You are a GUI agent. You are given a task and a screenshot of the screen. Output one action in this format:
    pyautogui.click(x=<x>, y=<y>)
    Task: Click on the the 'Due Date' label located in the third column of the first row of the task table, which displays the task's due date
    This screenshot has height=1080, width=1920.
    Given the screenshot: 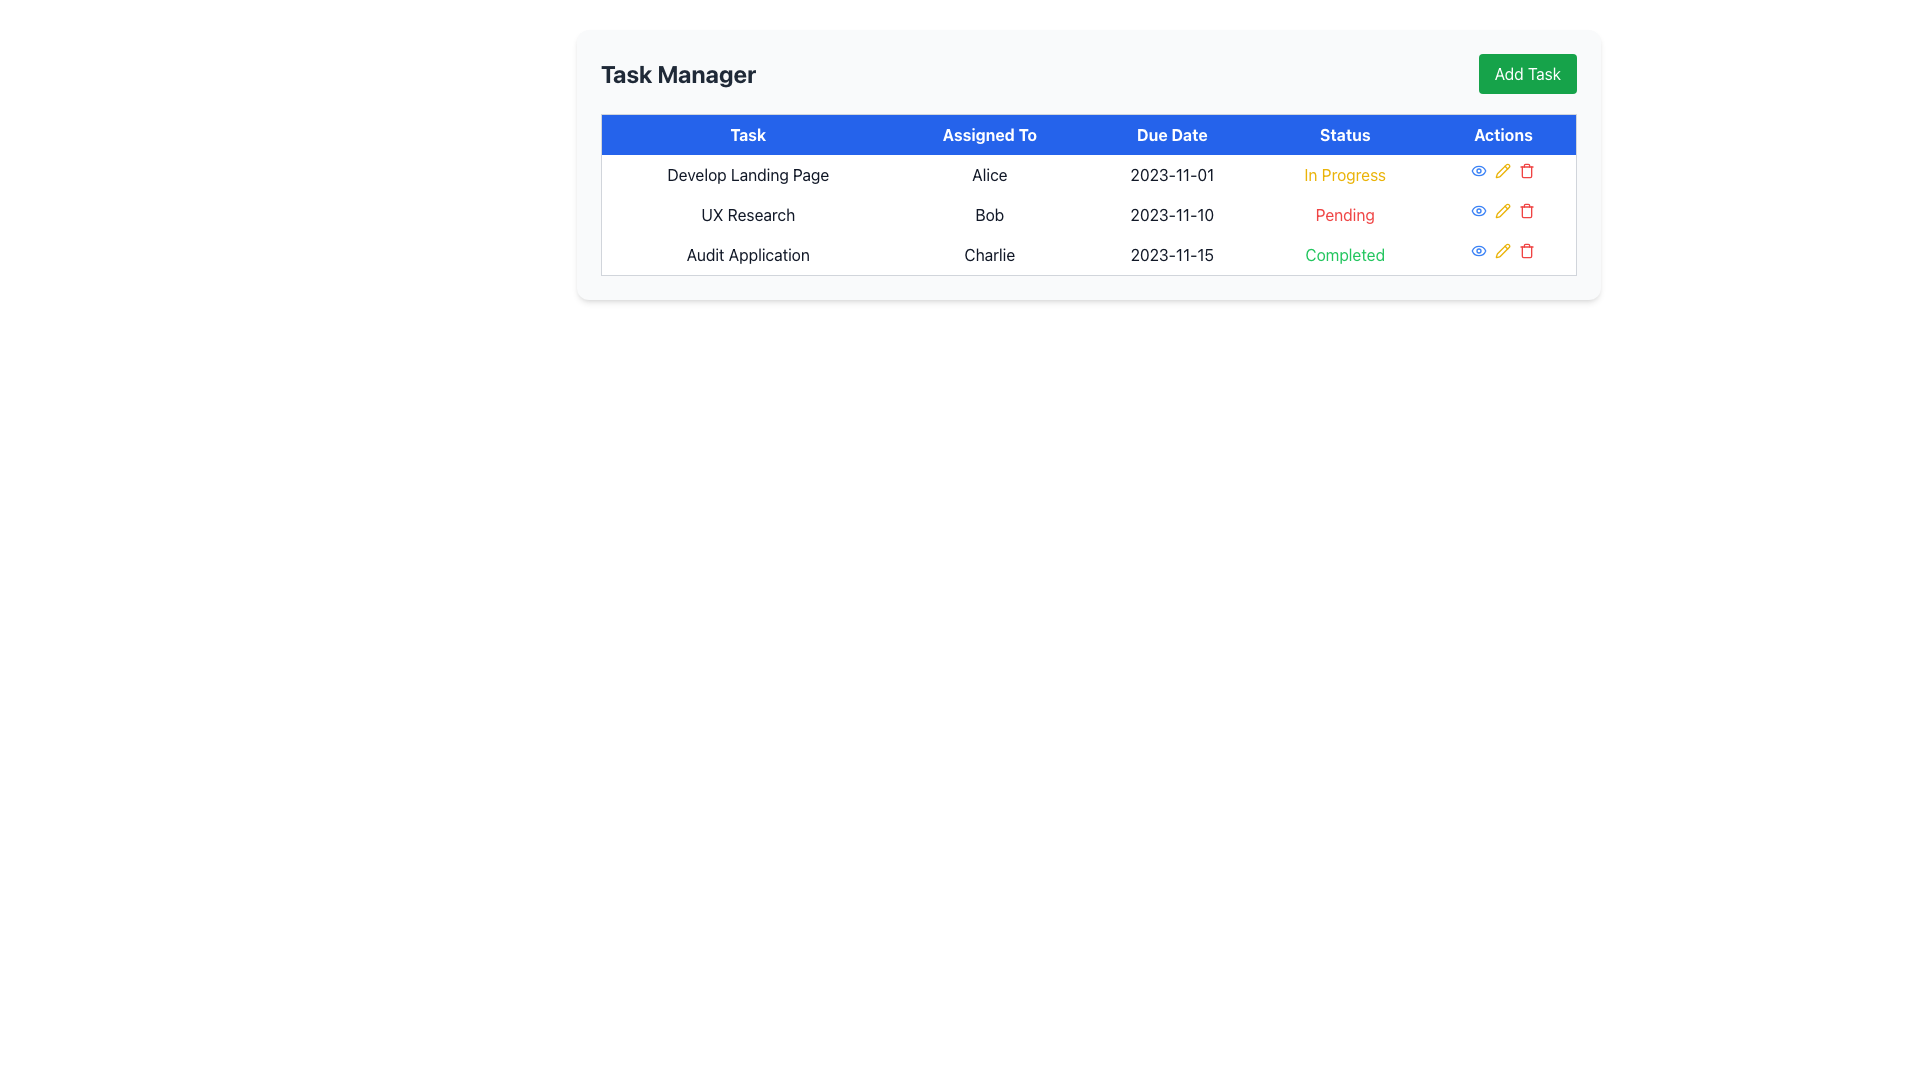 What is the action you would take?
    pyautogui.click(x=1172, y=173)
    